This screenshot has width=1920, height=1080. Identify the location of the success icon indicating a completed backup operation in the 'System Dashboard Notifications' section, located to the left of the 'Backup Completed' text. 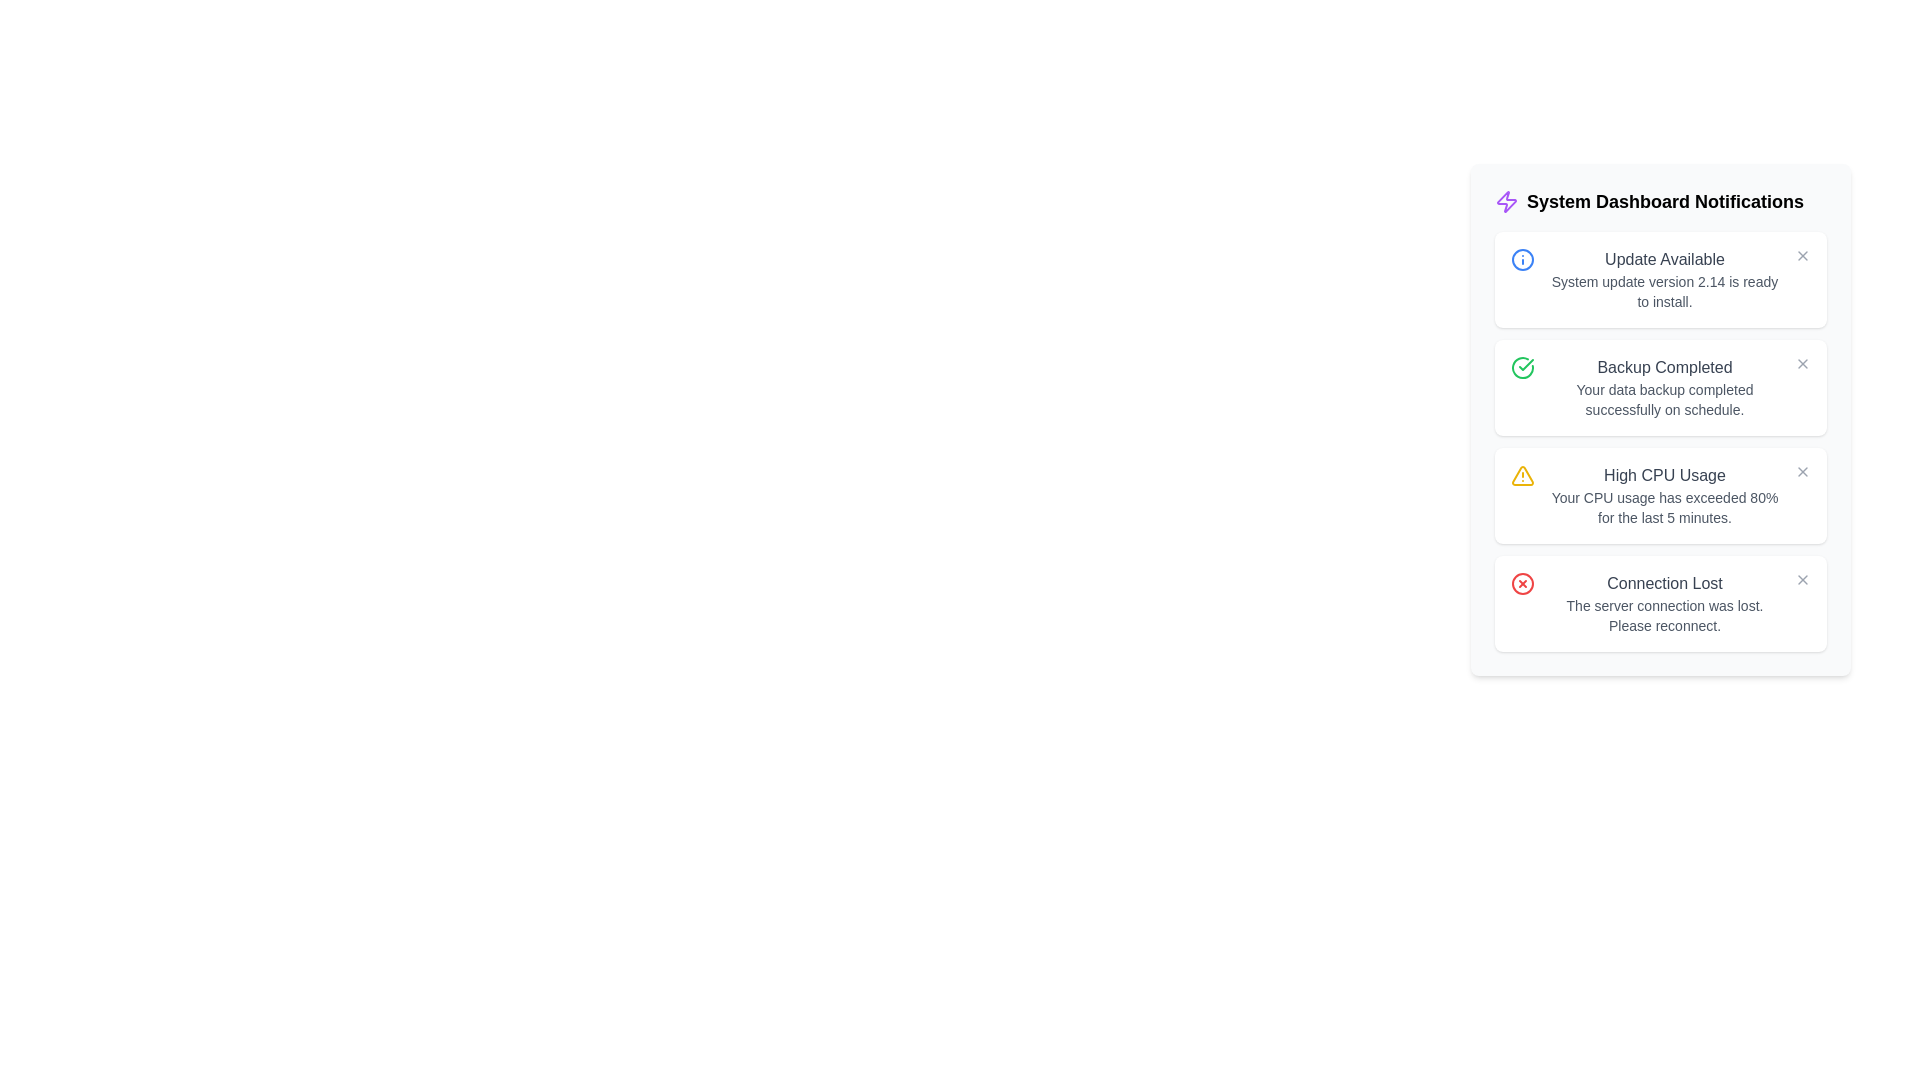
(1521, 367).